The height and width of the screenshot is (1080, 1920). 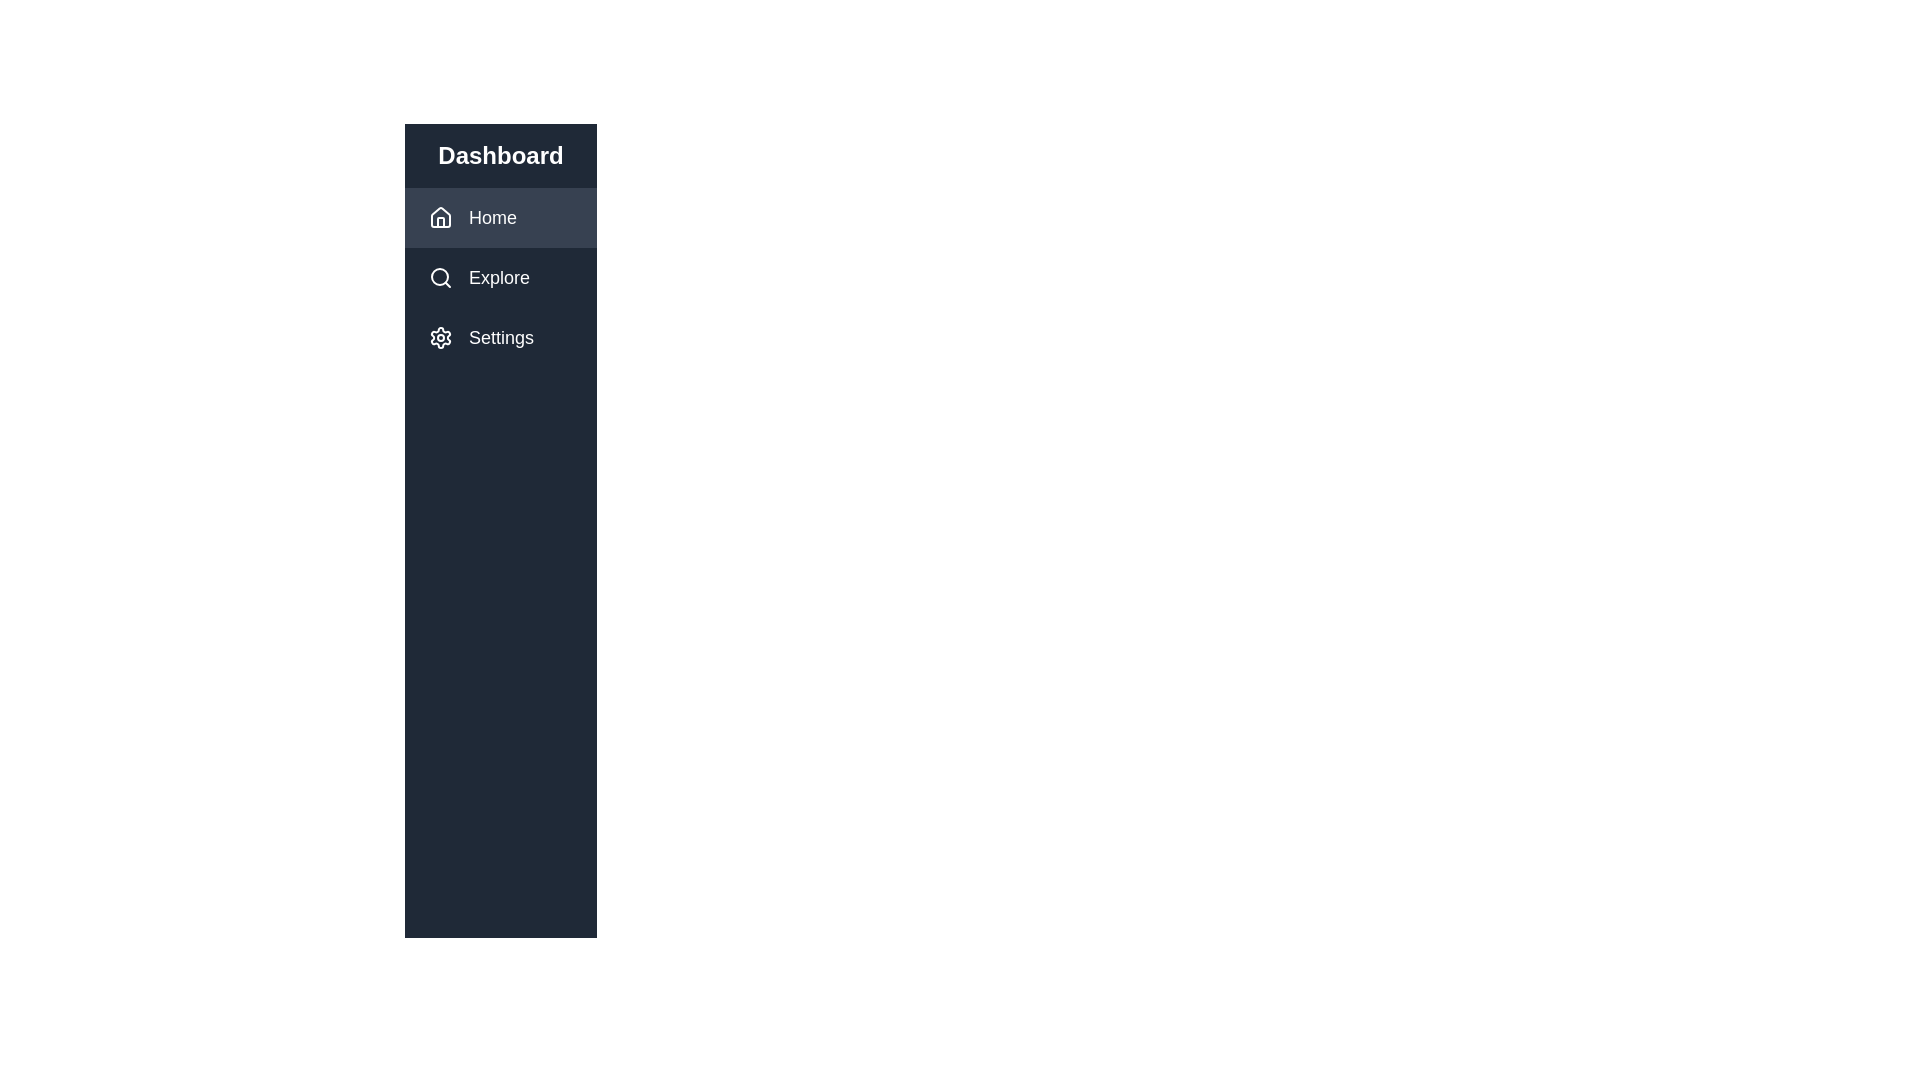 What do you see at coordinates (440, 216) in the screenshot?
I see `the house-shaped icon in the 'Home' menu option in the left sidebar, which is styled with a simple line illustration in a dark color and positioned above the text label 'Home'` at bounding box center [440, 216].